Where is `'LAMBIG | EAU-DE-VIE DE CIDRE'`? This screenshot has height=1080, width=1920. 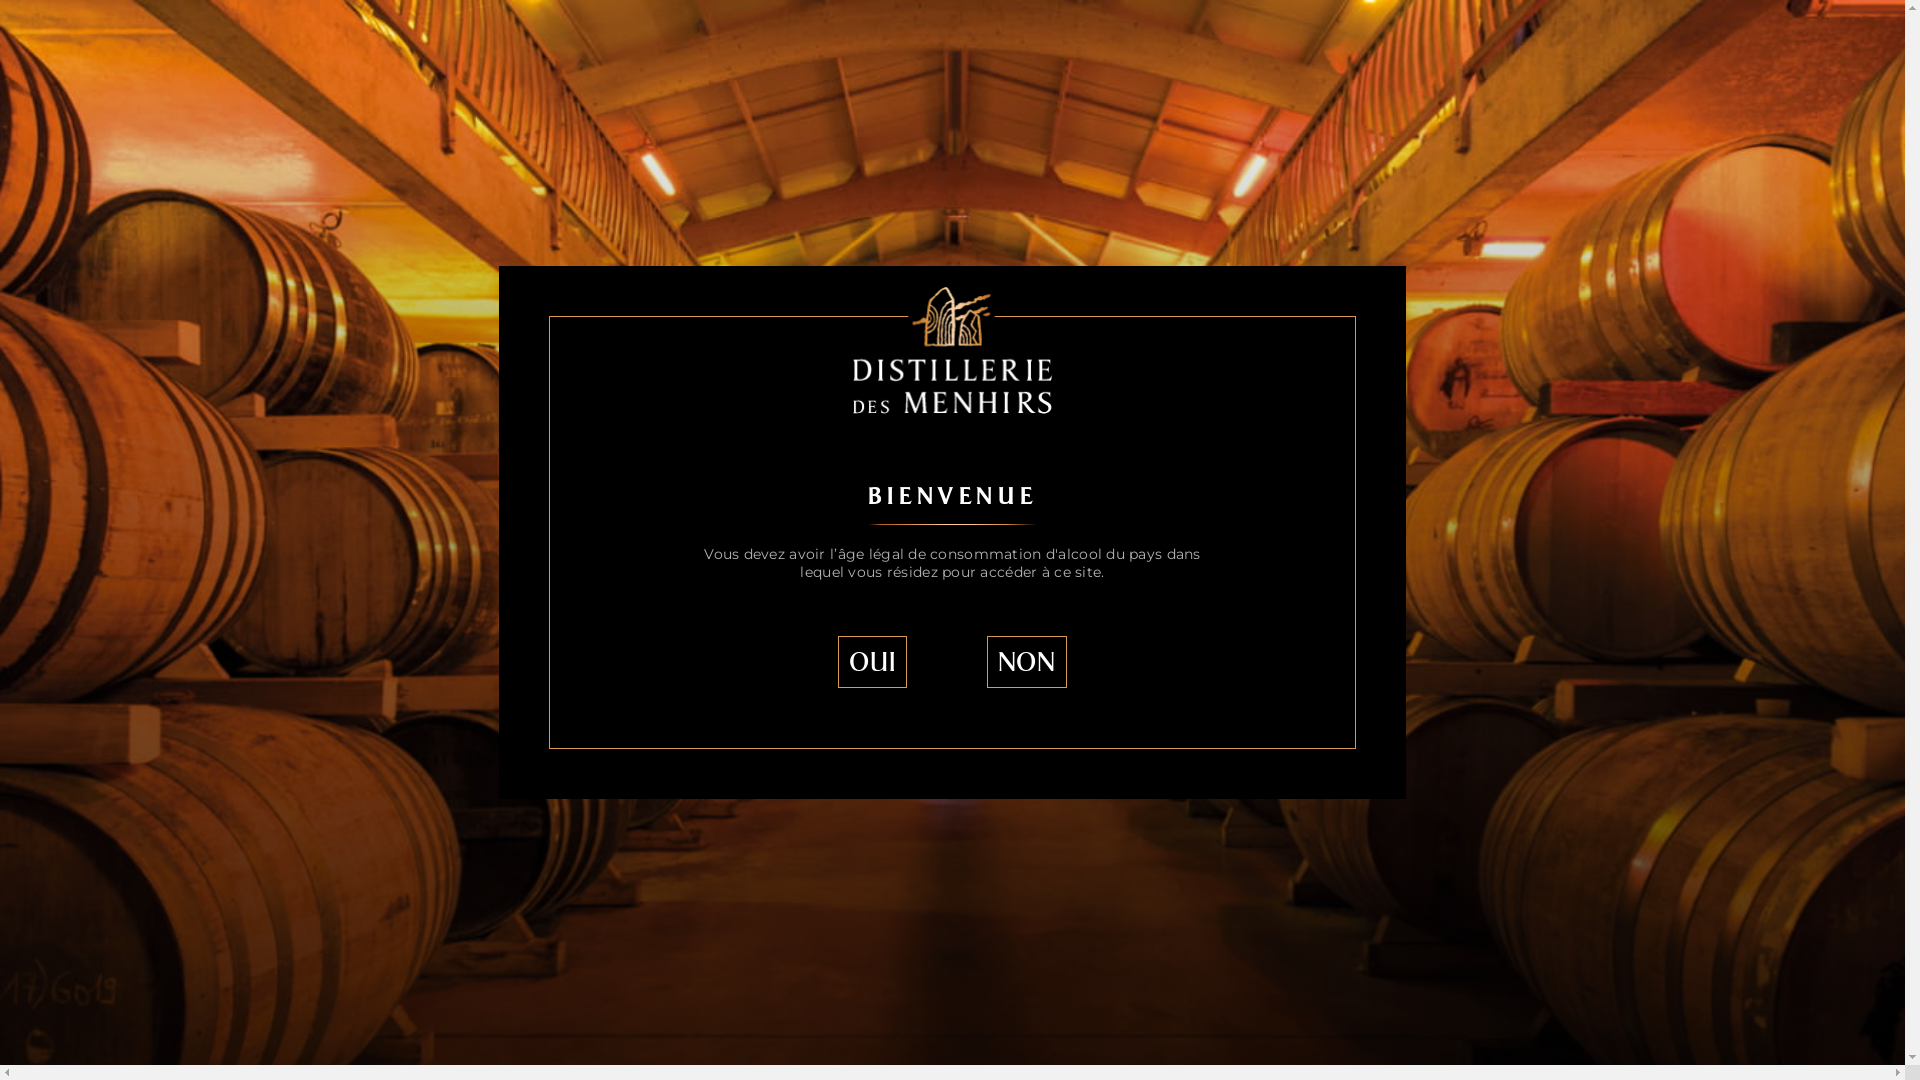 'LAMBIG | EAU-DE-VIE DE CIDRE' is located at coordinates (477, 135).